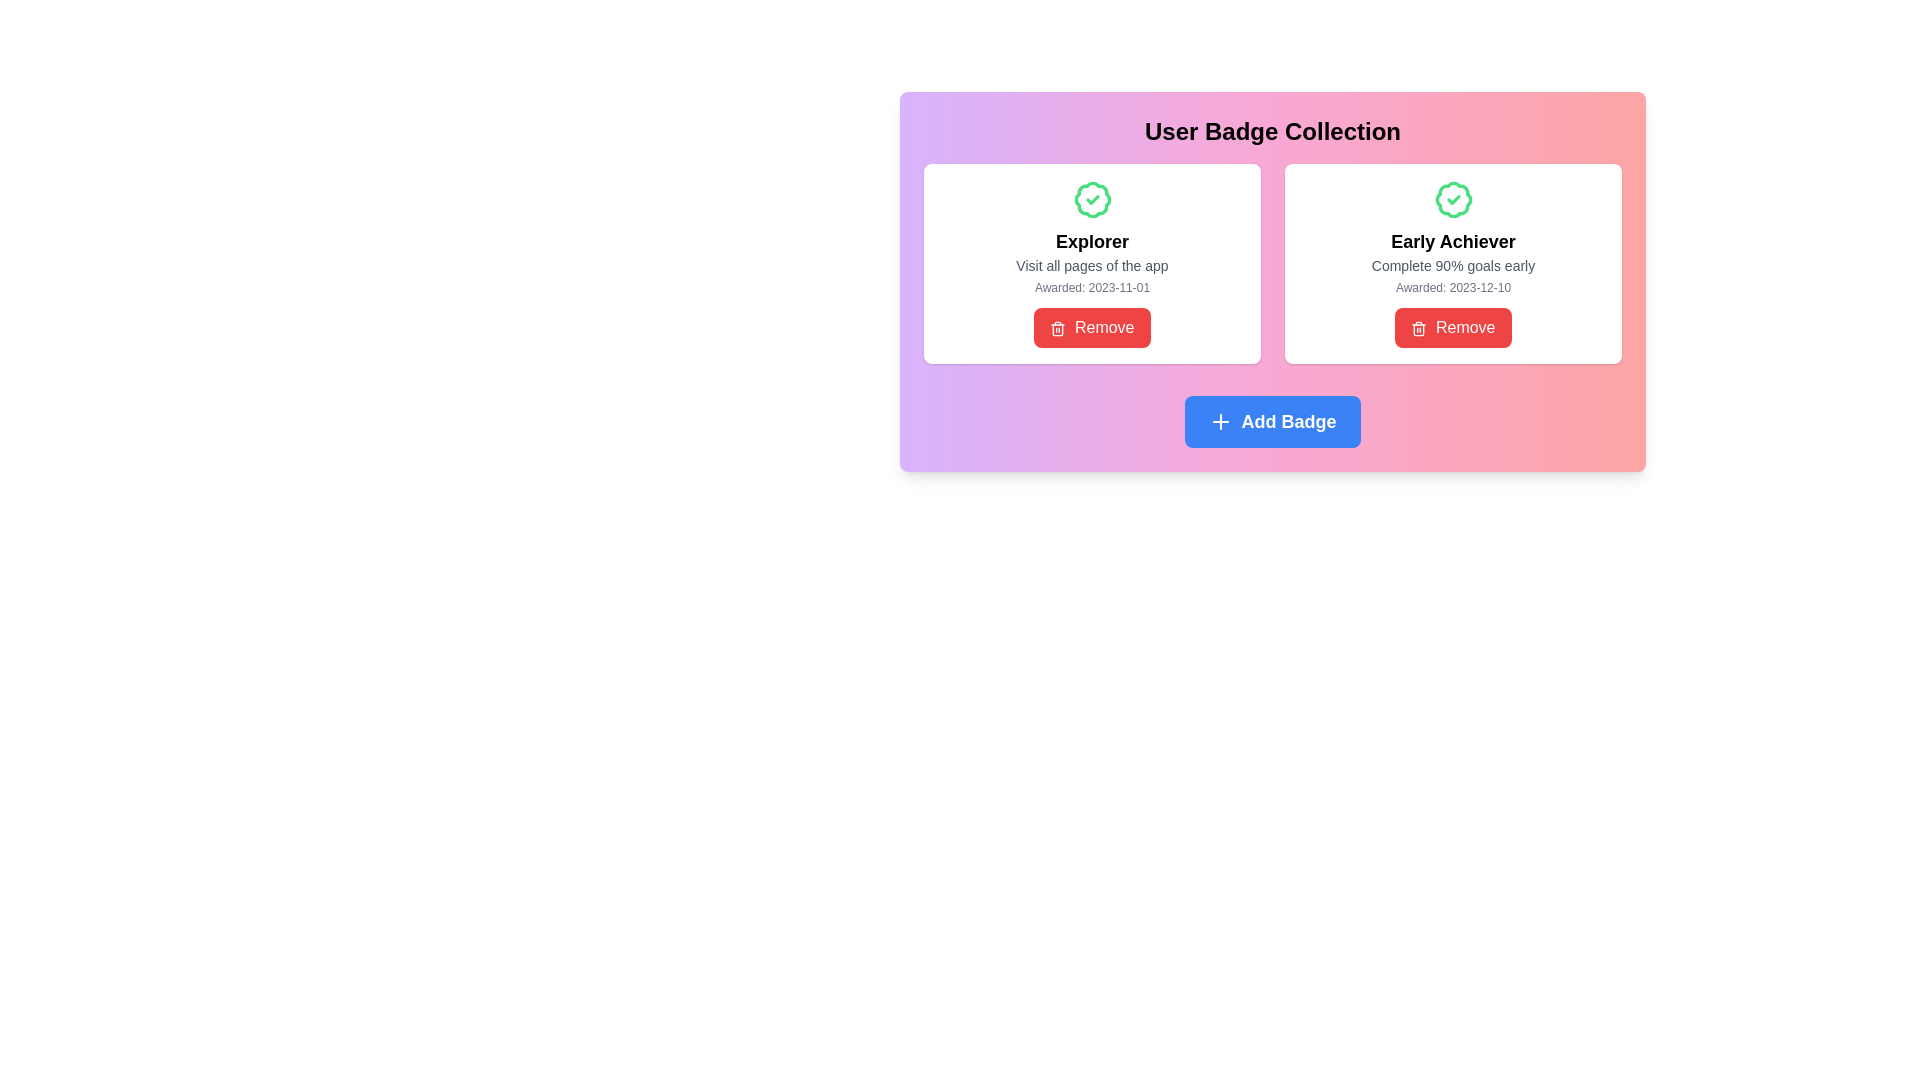 The image size is (1920, 1080). Describe the element at coordinates (1453, 241) in the screenshot. I see `the static text label indicating the achievement 'Early Achiever', which is the first line of text in the badge card on the right side of the badge collection` at that location.